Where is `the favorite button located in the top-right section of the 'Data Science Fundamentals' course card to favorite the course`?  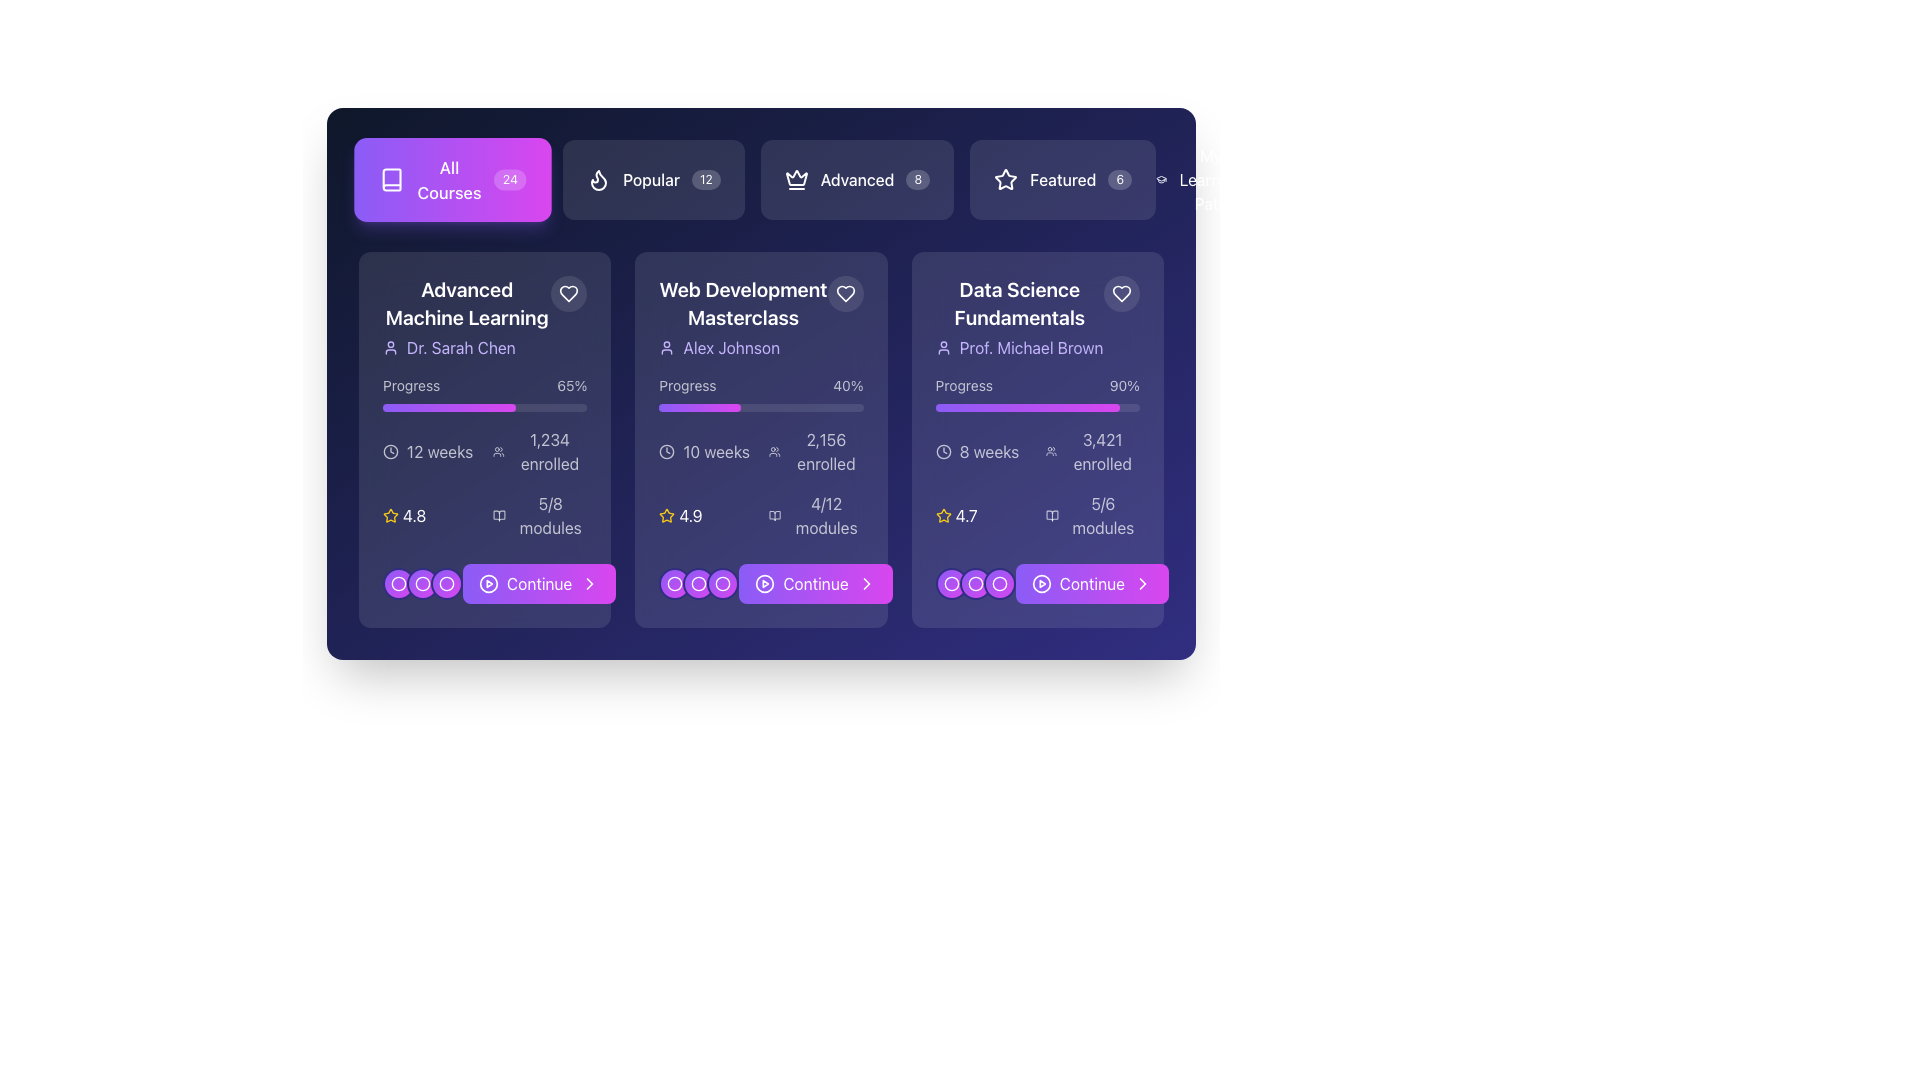
the favorite button located in the top-right section of the 'Data Science Fundamentals' course card to favorite the course is located at coordinates (1122, 293).